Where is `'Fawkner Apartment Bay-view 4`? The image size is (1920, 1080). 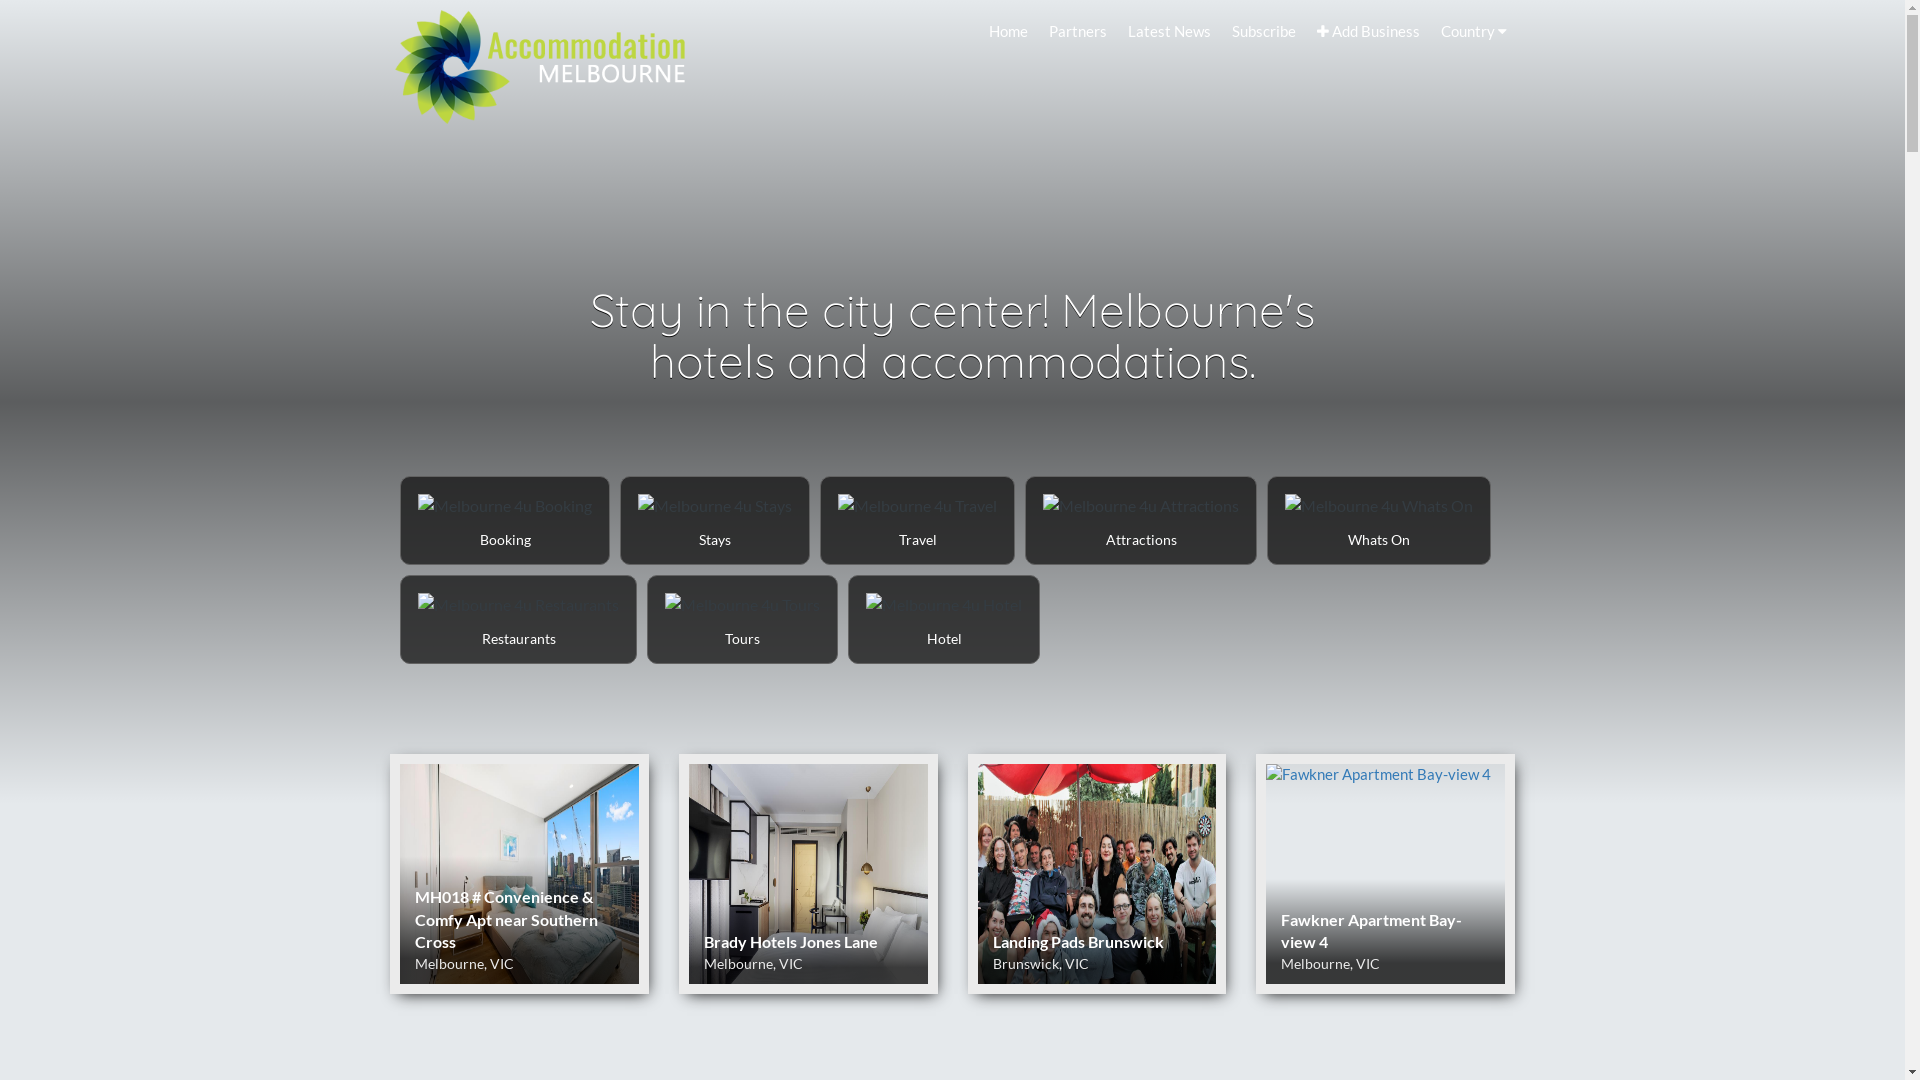
'Fawkner Apartment Bay-view 4 is located at coordinates (1384, 873).